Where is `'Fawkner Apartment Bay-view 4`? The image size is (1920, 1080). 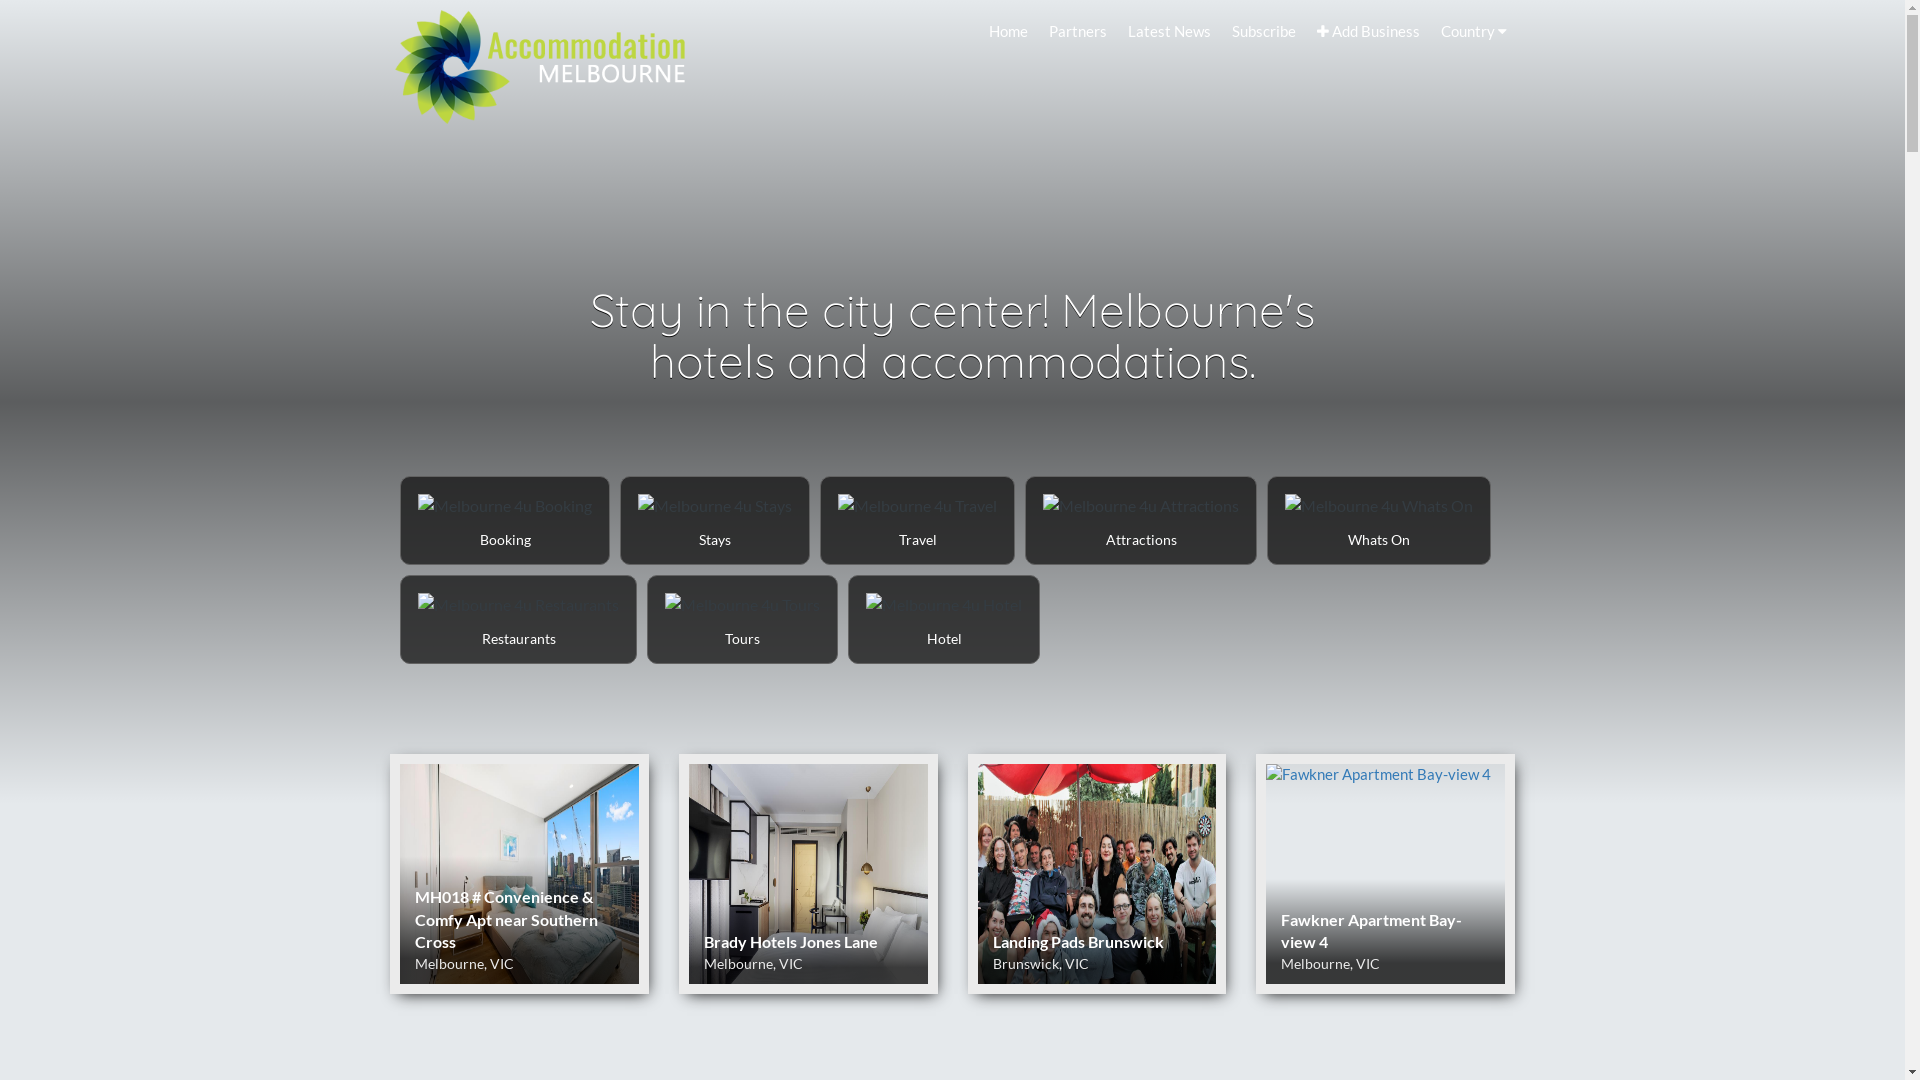
'Fawkner Apartment Bay-view 4 is located at coordinates (1384, 873).